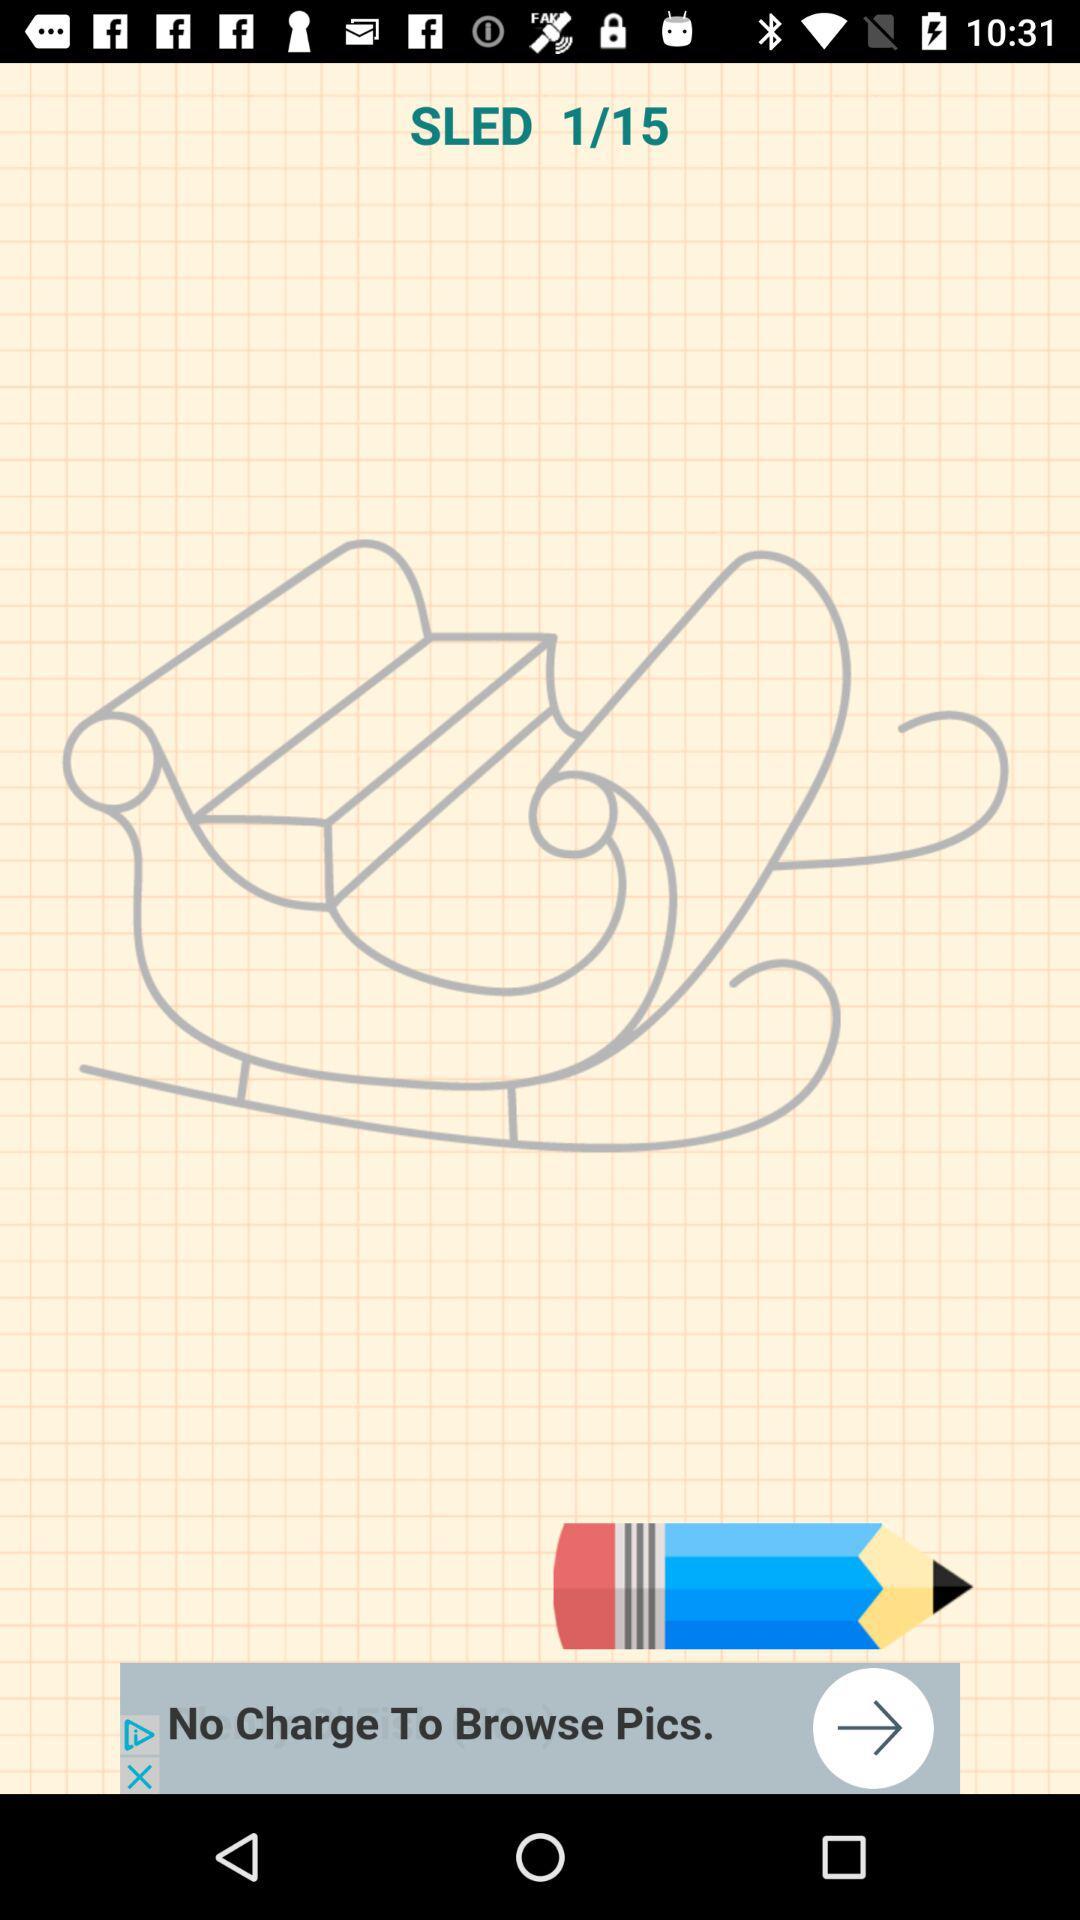 This screenshot has height=1920, width=1080. What do you see at coordinates (763, 1585) in the screenshot?
I see `draw button` at bounding box center [763, 1585].